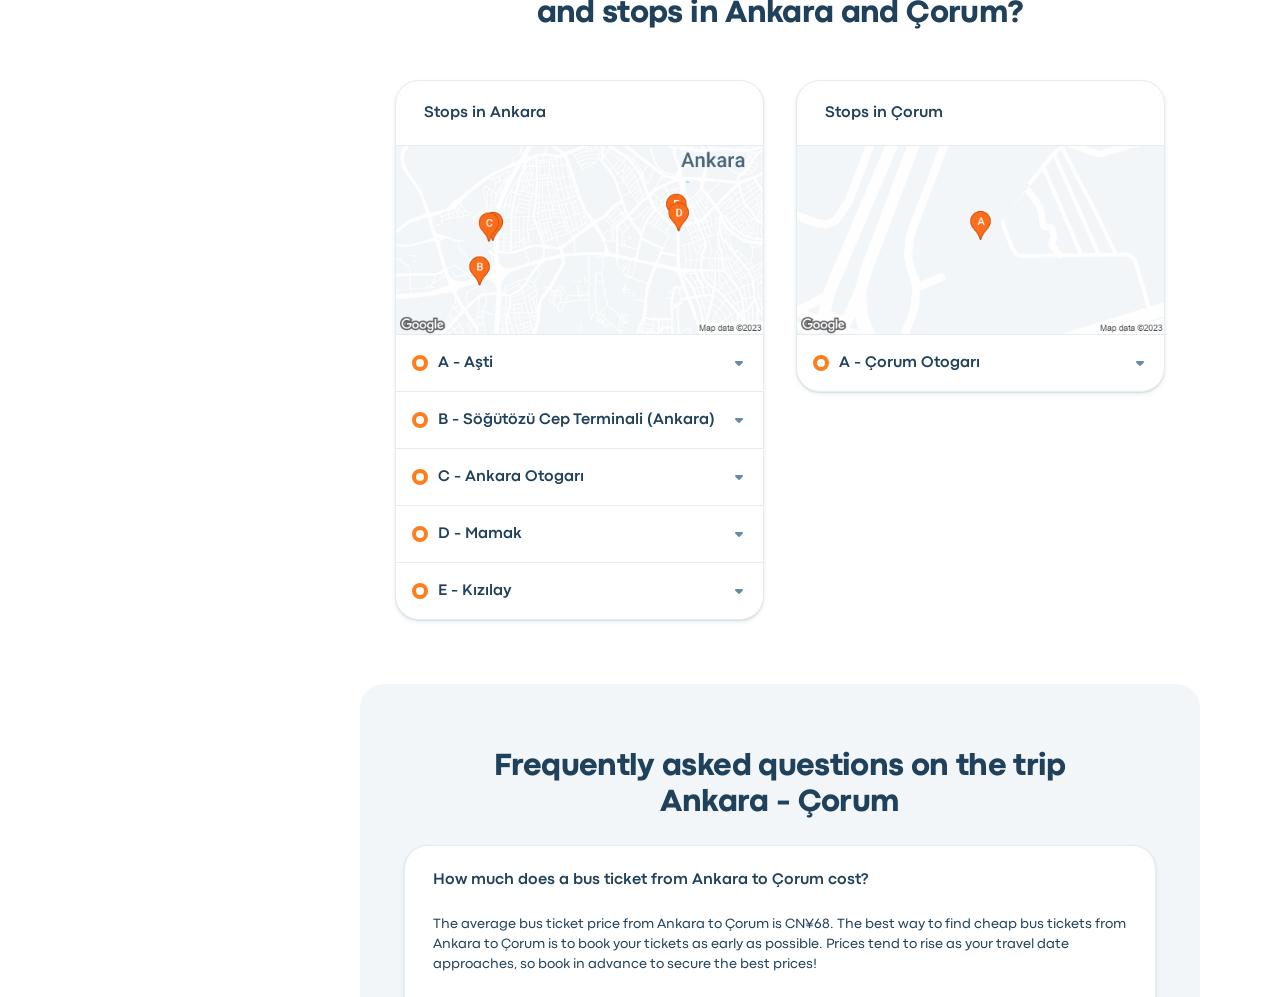 This screenshot has height=997, width=1280. I want to click on 'E - Kızılay', so click(472, 589).